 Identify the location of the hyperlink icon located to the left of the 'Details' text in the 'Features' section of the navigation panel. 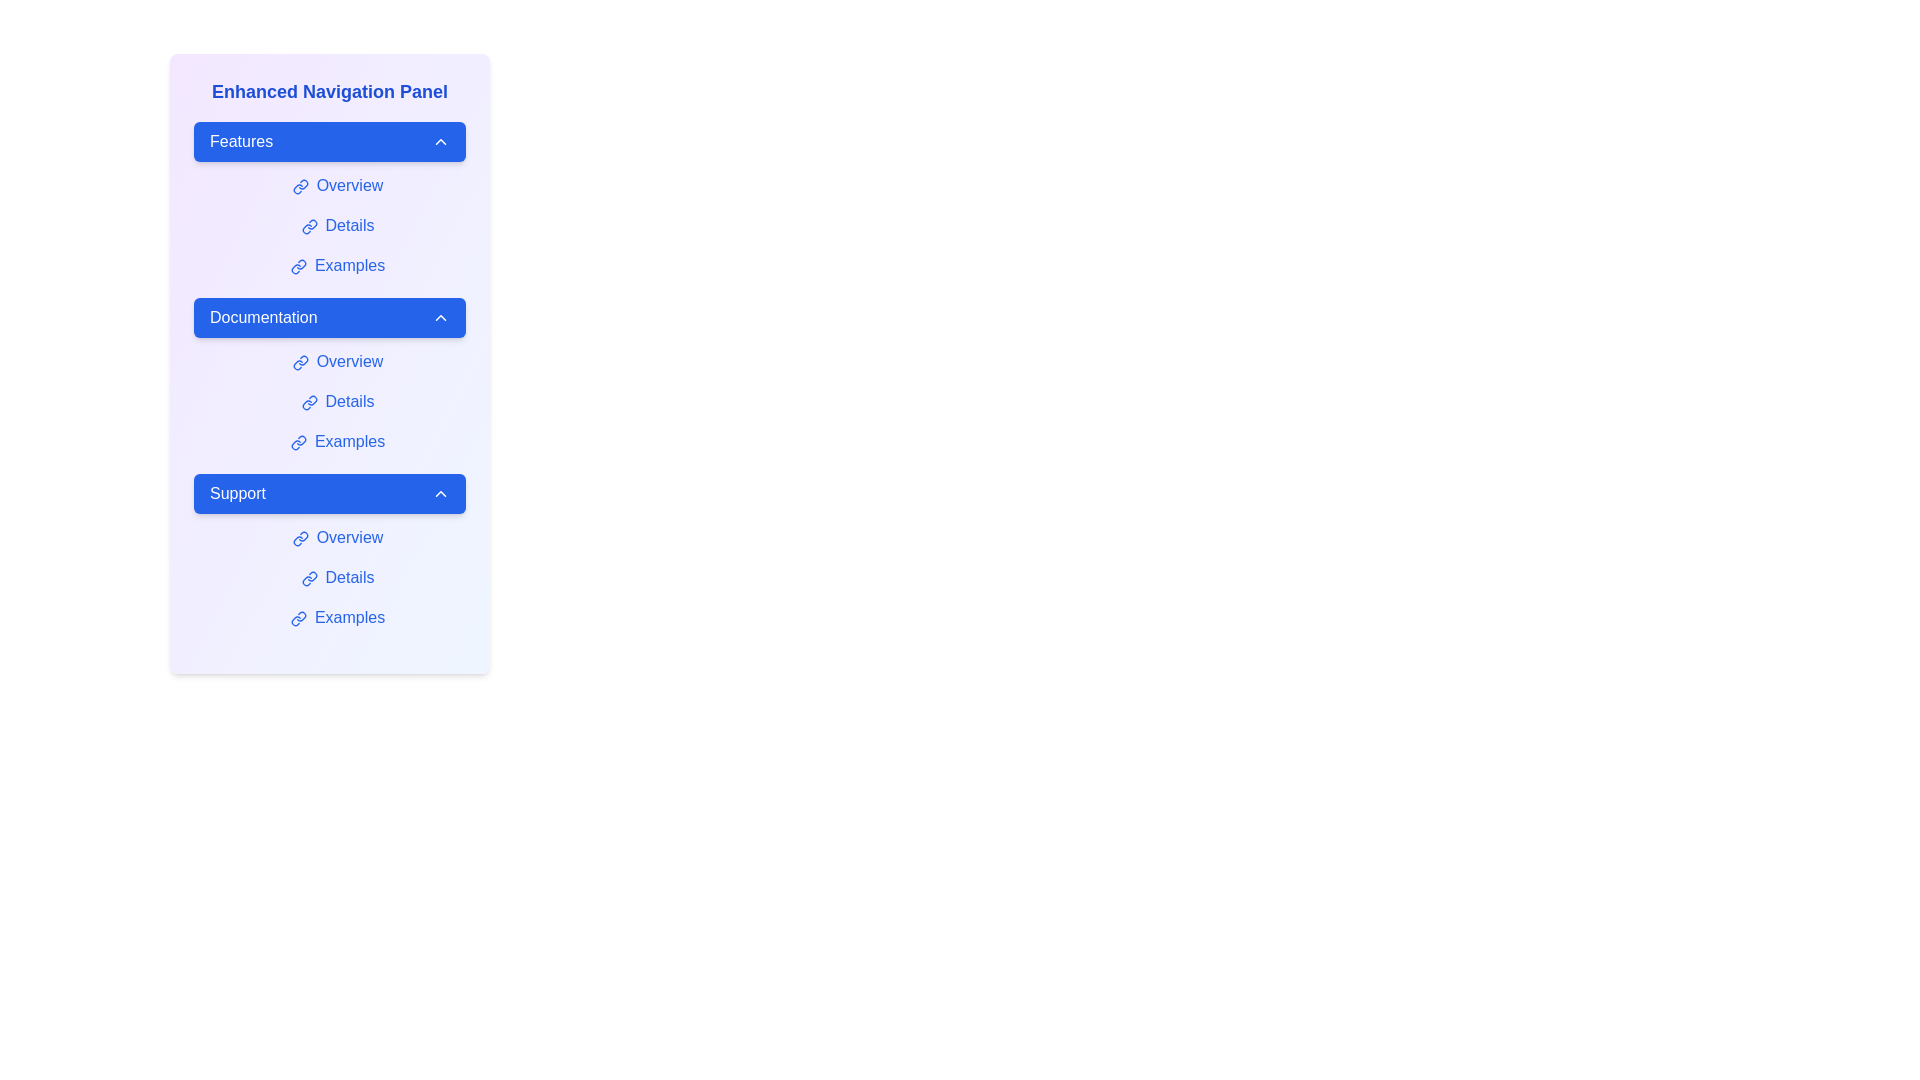
(308, 225).